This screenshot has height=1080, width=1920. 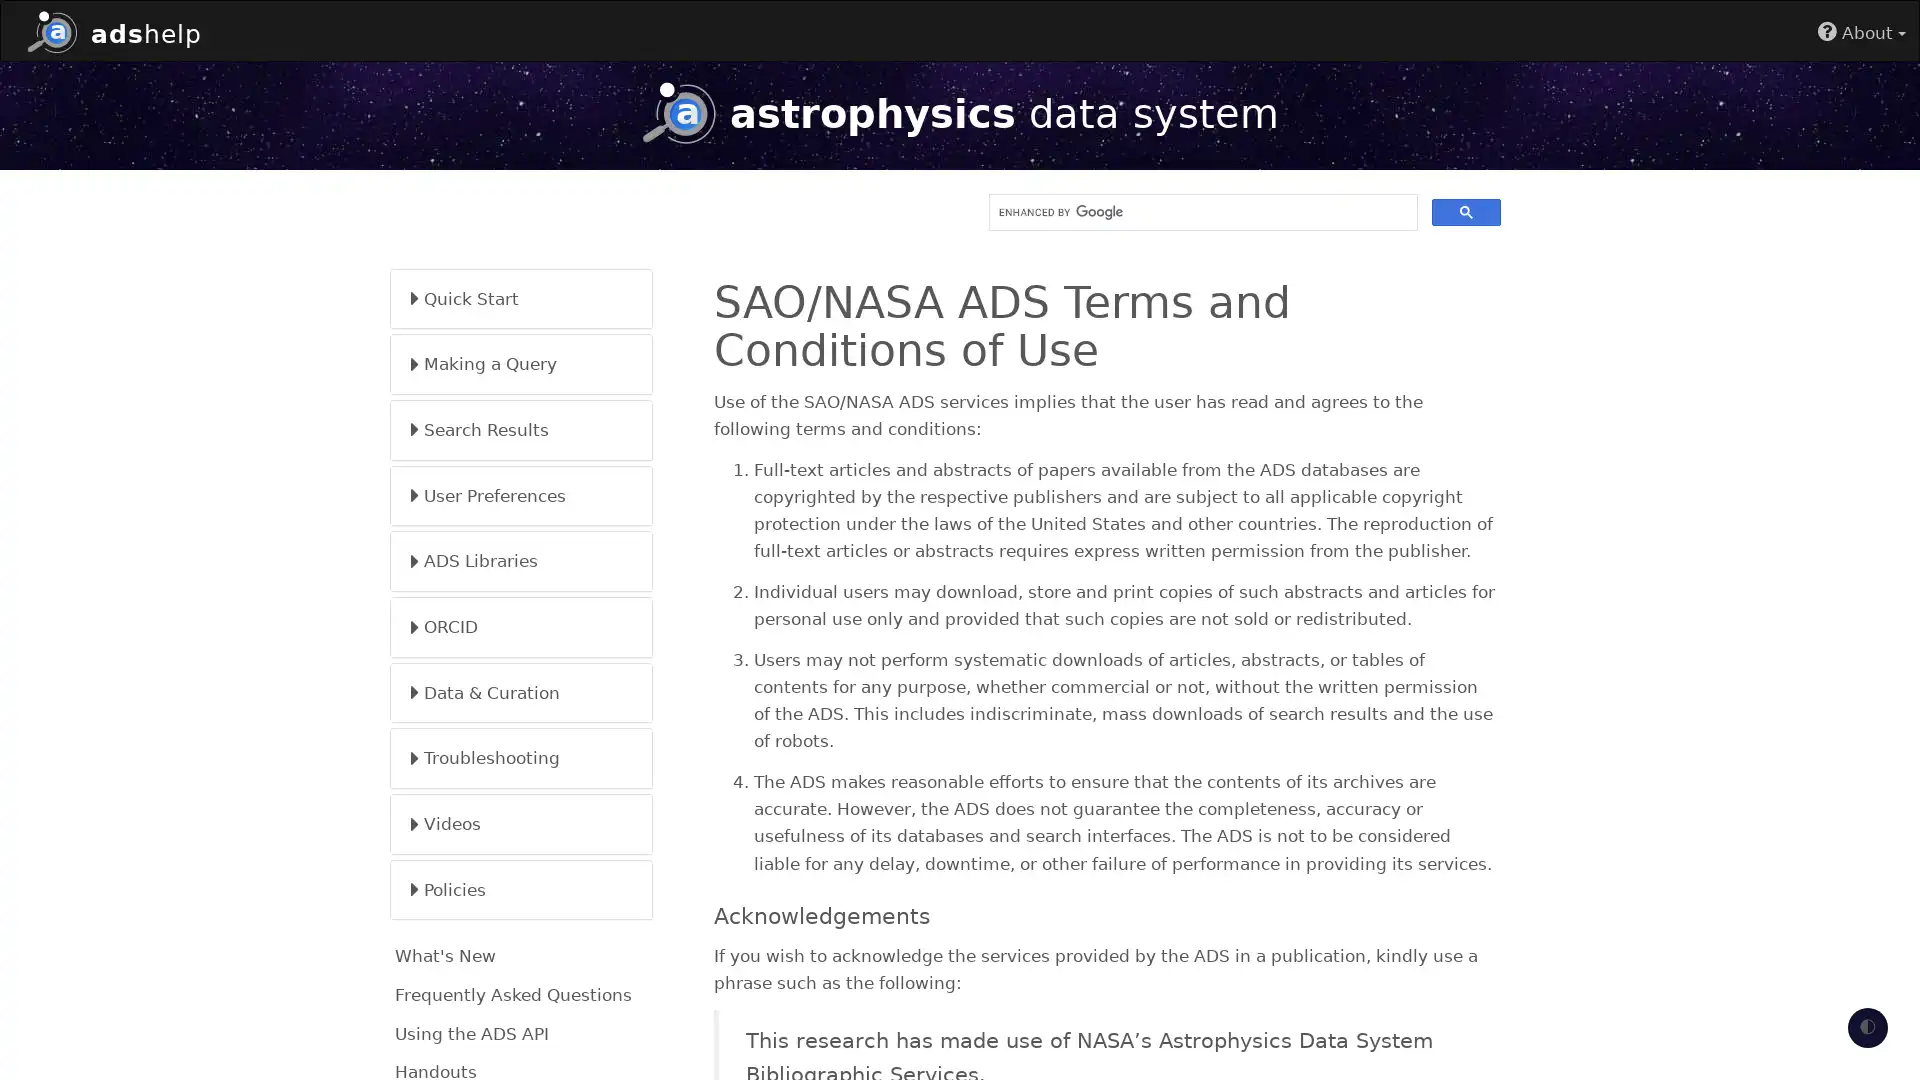 I want to click on Troubleshooting, so click(x=521, y=758).